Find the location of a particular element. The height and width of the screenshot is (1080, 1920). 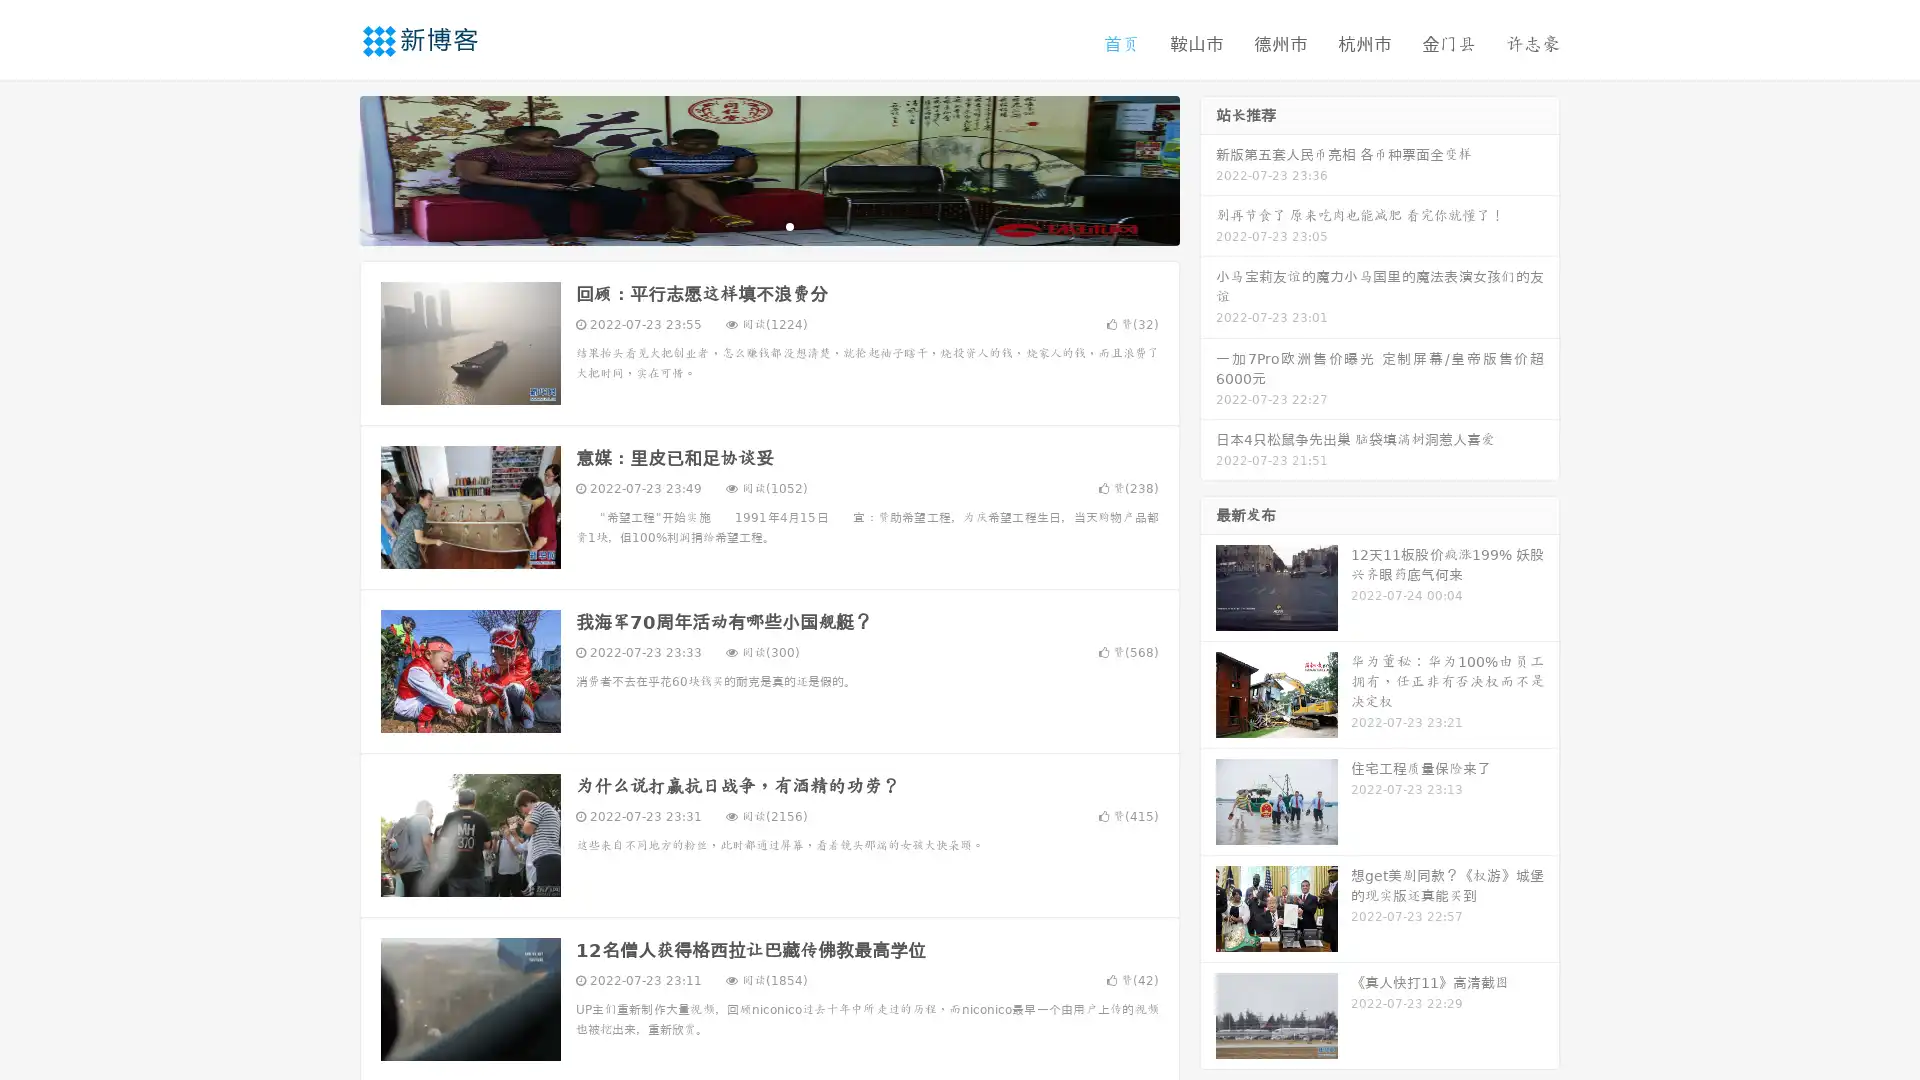

Go to slide 3 is located at coordinates (789, 225).